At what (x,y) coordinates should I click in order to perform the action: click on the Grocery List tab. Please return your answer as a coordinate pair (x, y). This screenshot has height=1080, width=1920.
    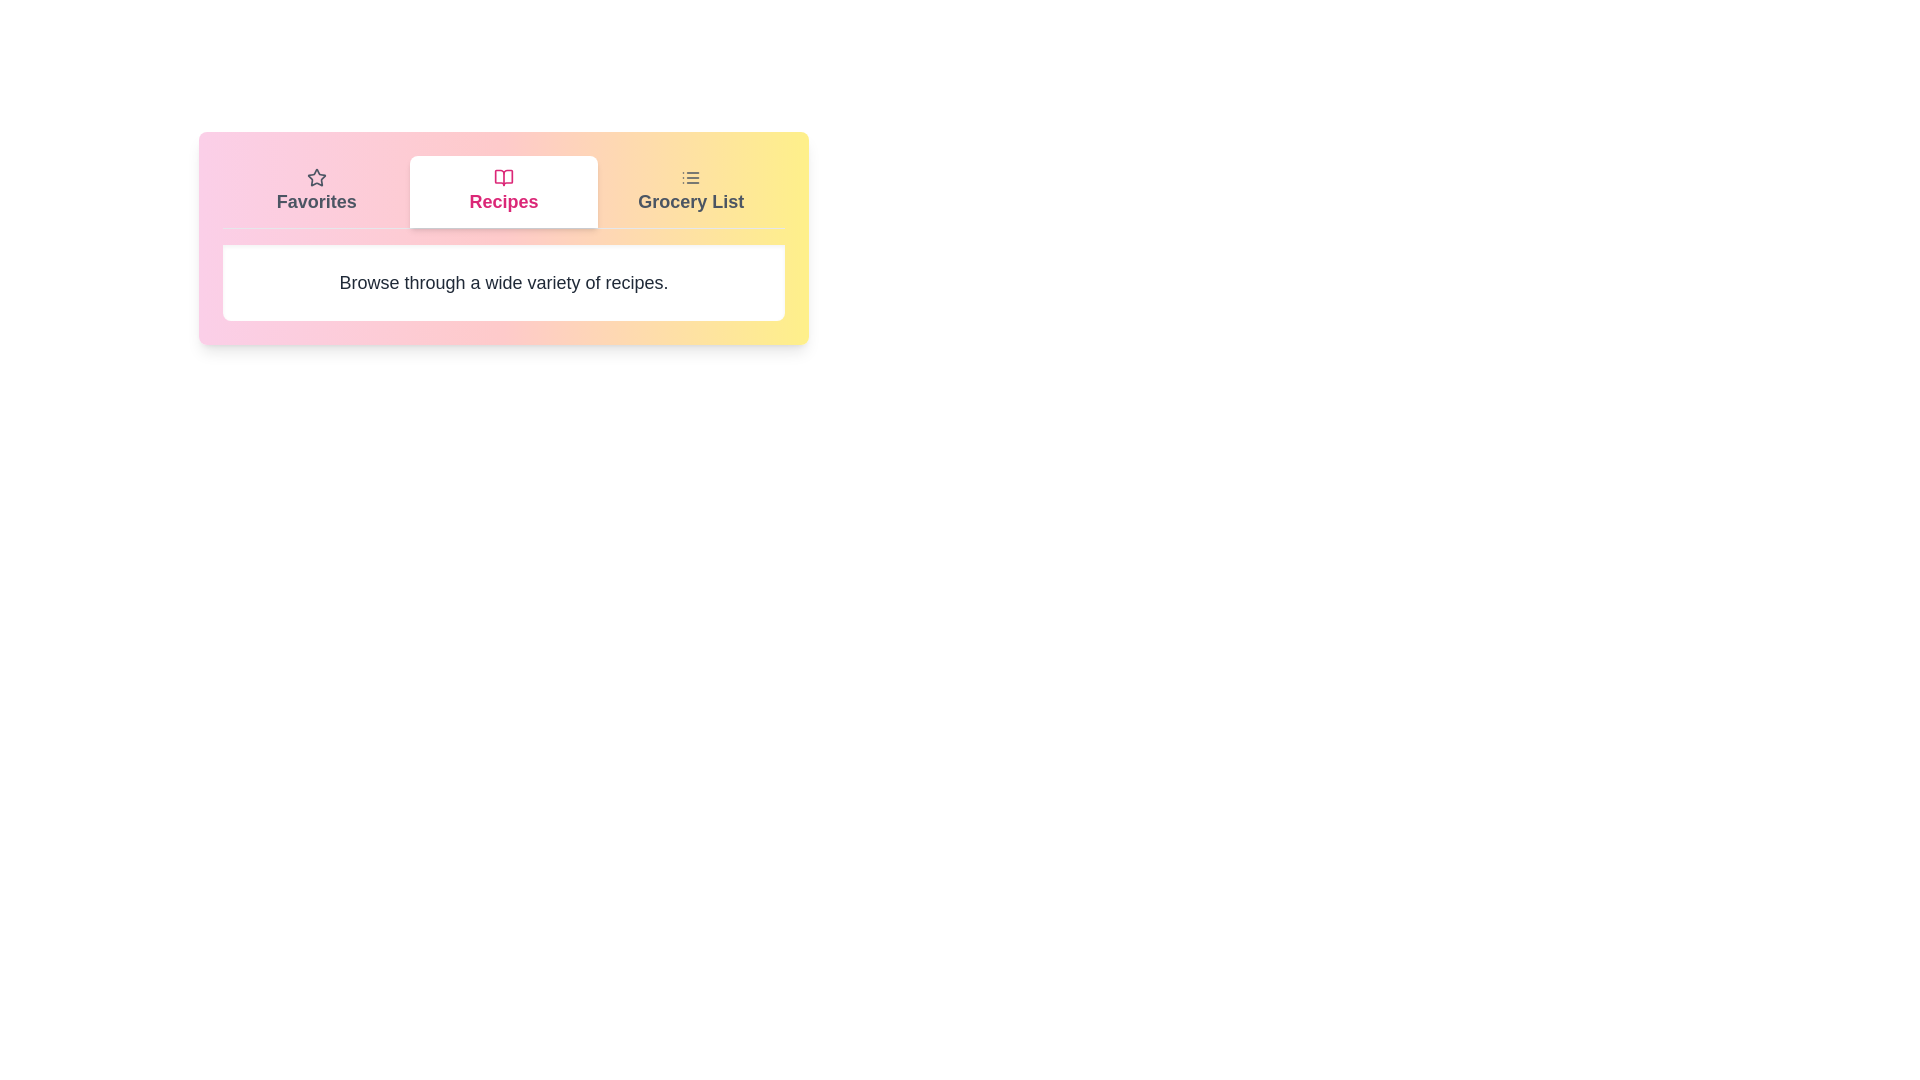
    Looking at the image, I should click on (691, 192).